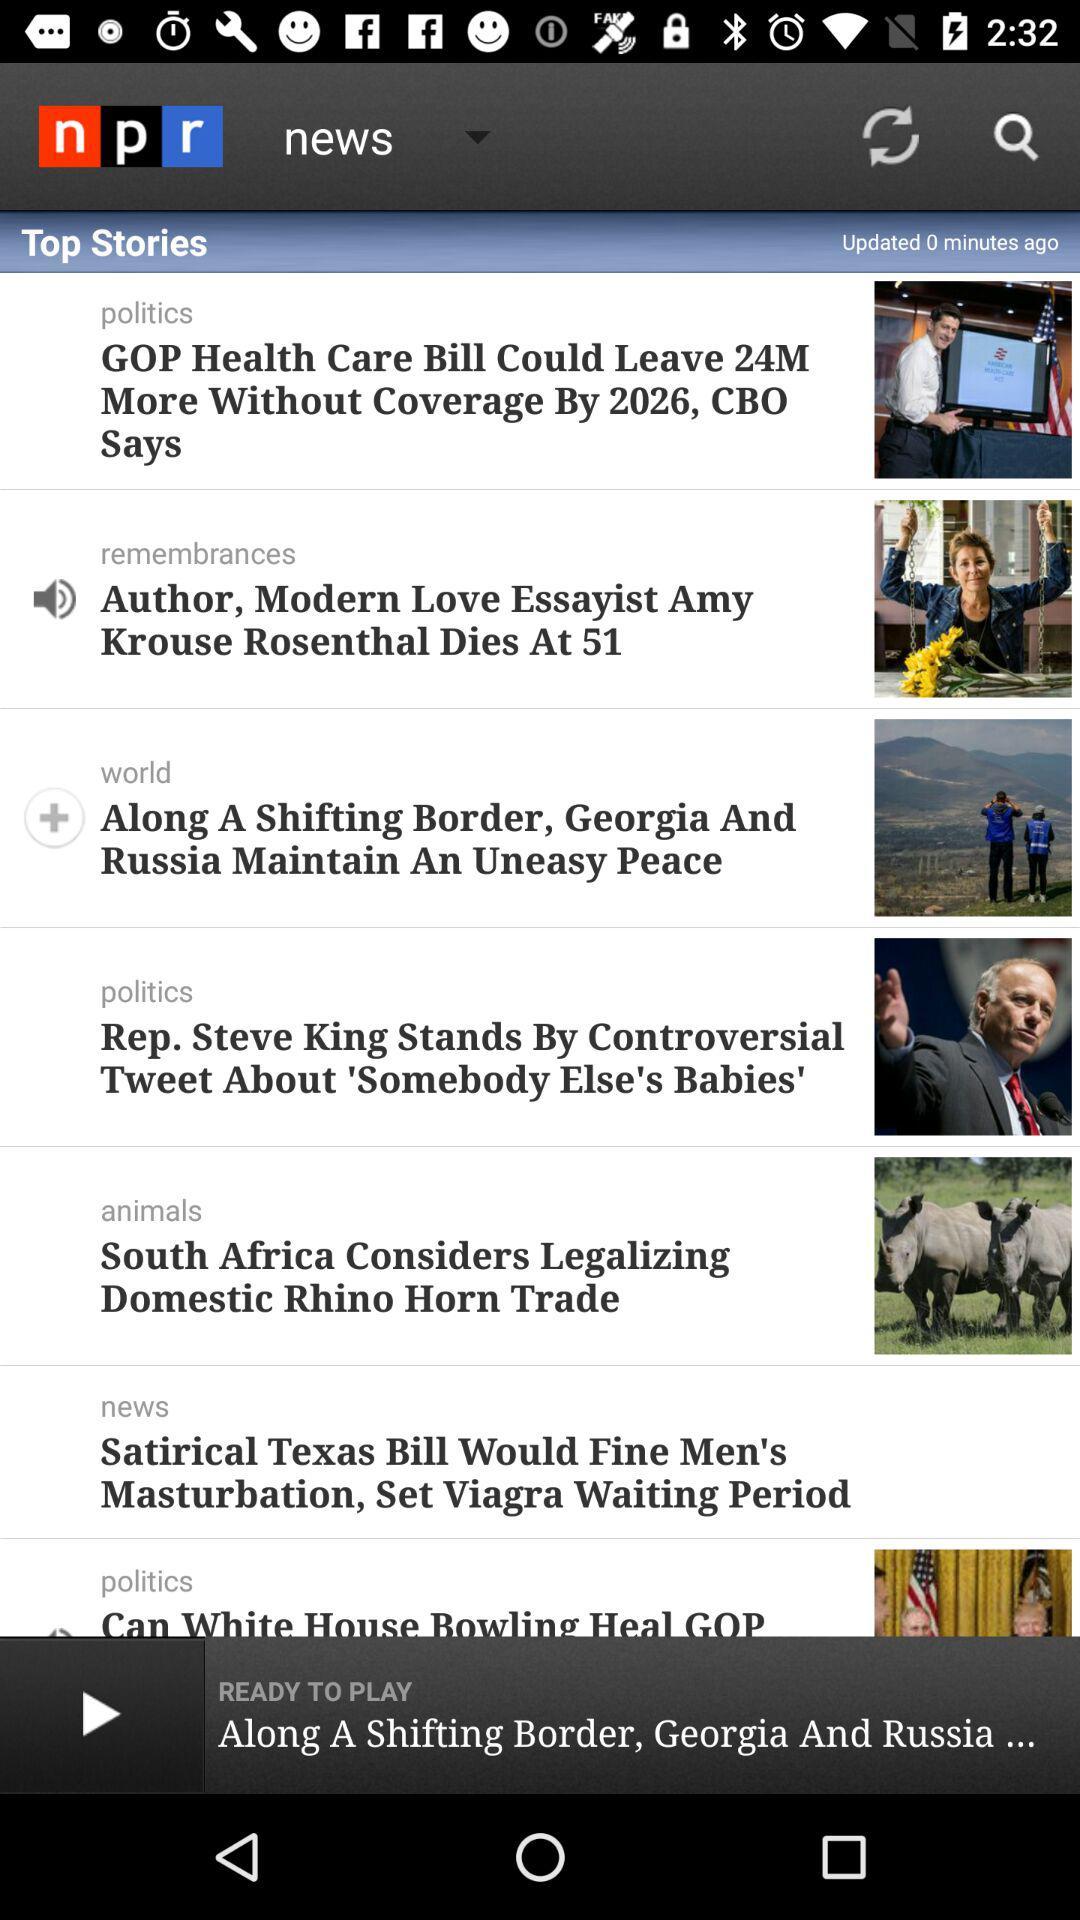 The height and width of the screenshot is (1920, 1080). Describe the element at coordinates (479, 1274) in the screenshot. I see `the item below the animals item` at that location.